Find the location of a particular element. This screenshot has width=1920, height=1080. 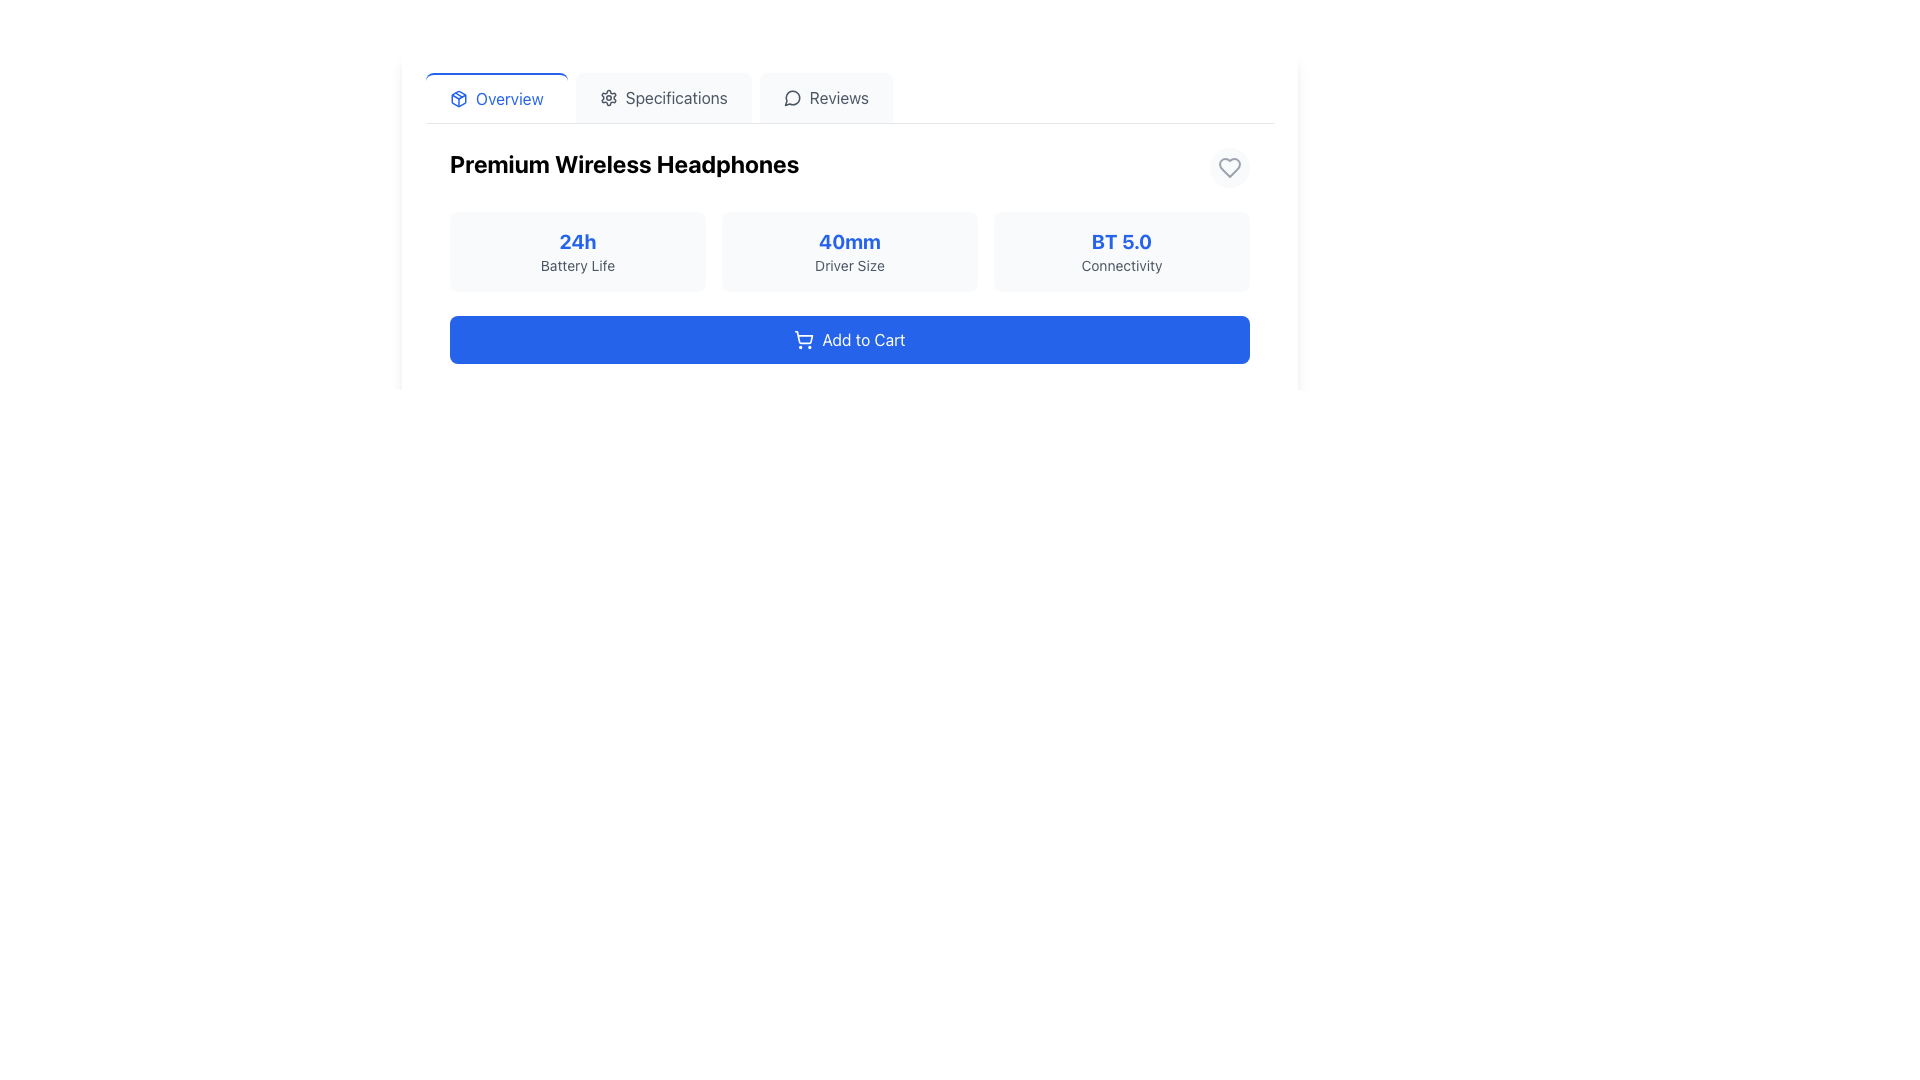

the heart icon in the top-right corner of the banner displaying 'Premium Wireless Headphones' to like or save the item is located at coordinates (1228, 167).